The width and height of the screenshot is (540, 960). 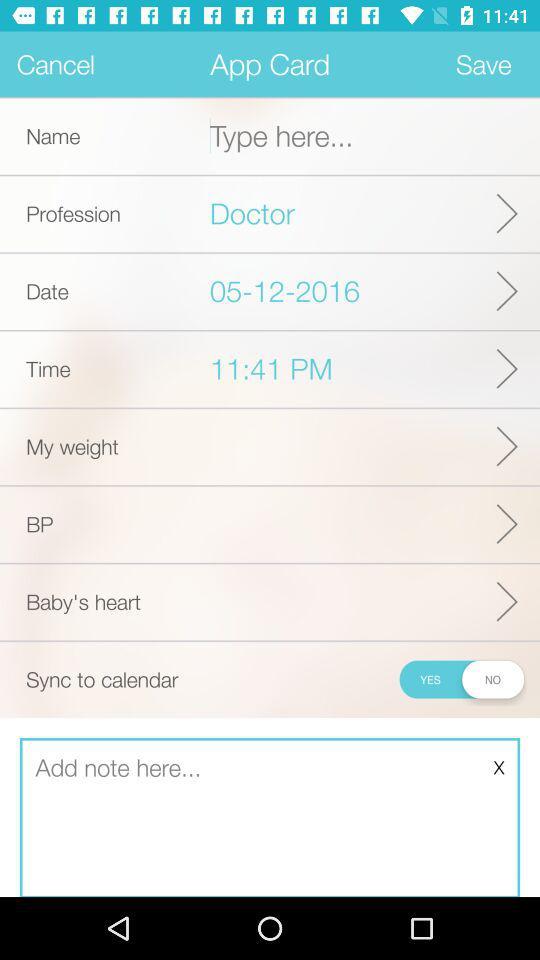 What do you see at coordinates (56, 64) in the screenshot?
I see `cancel icon` at bounding box center [56, 64].